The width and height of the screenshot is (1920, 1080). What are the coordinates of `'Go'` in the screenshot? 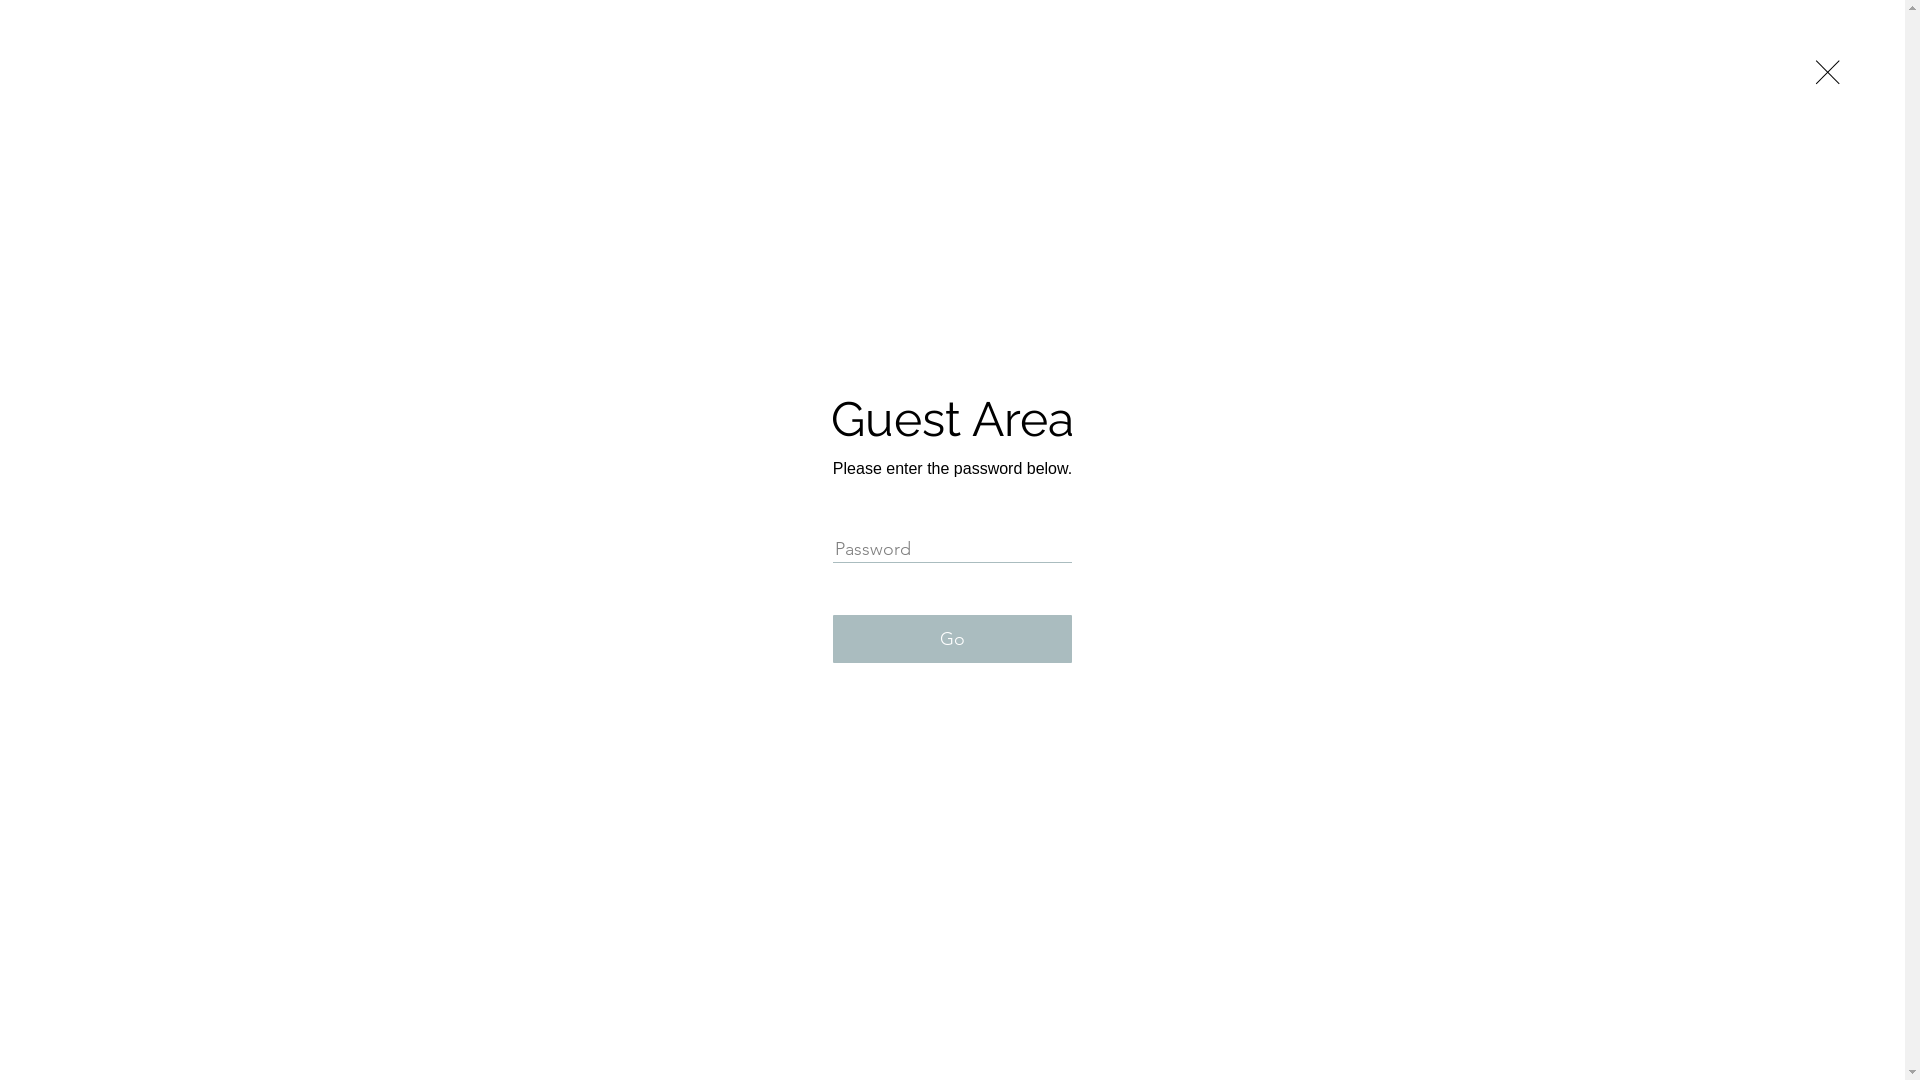 It's located at (951, 639).